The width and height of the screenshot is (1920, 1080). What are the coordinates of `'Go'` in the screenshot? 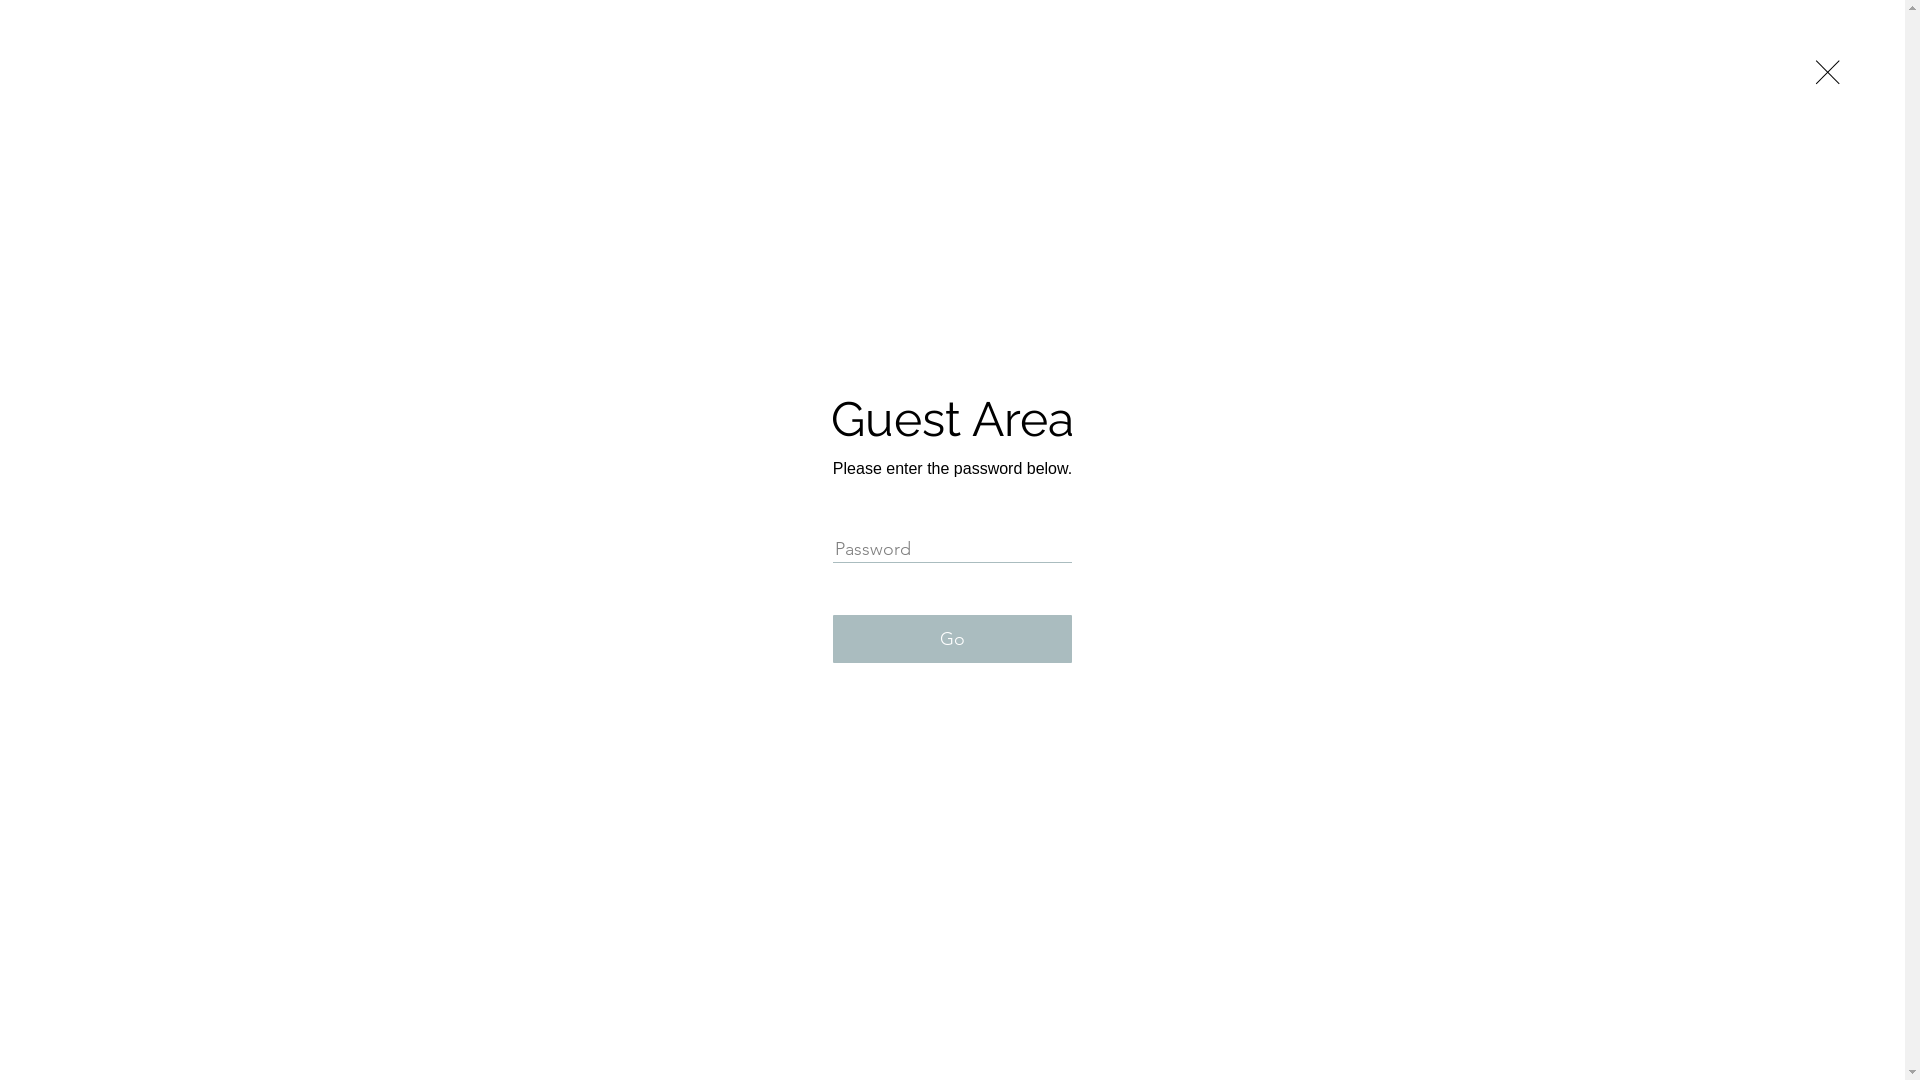 It's located at (951, 639).